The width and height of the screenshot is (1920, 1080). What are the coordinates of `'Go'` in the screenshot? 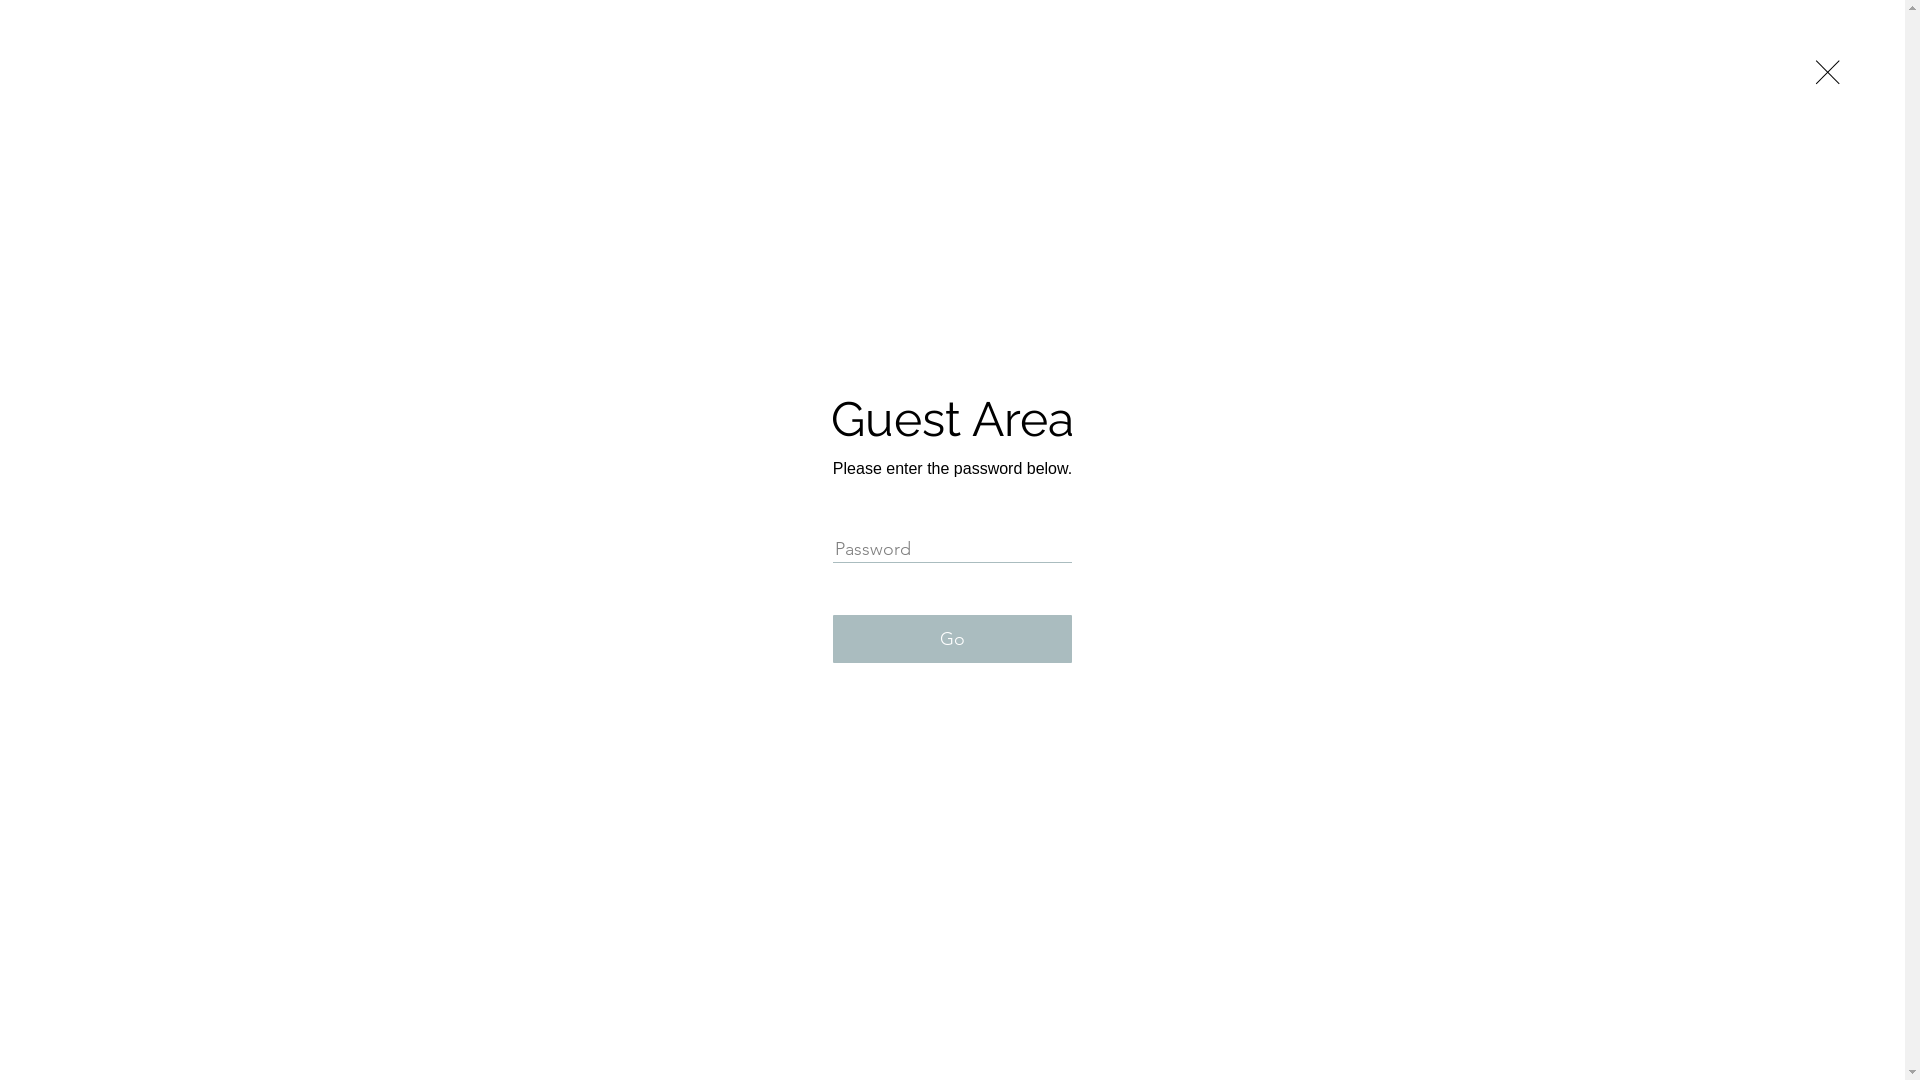 It's located at (951, 639).